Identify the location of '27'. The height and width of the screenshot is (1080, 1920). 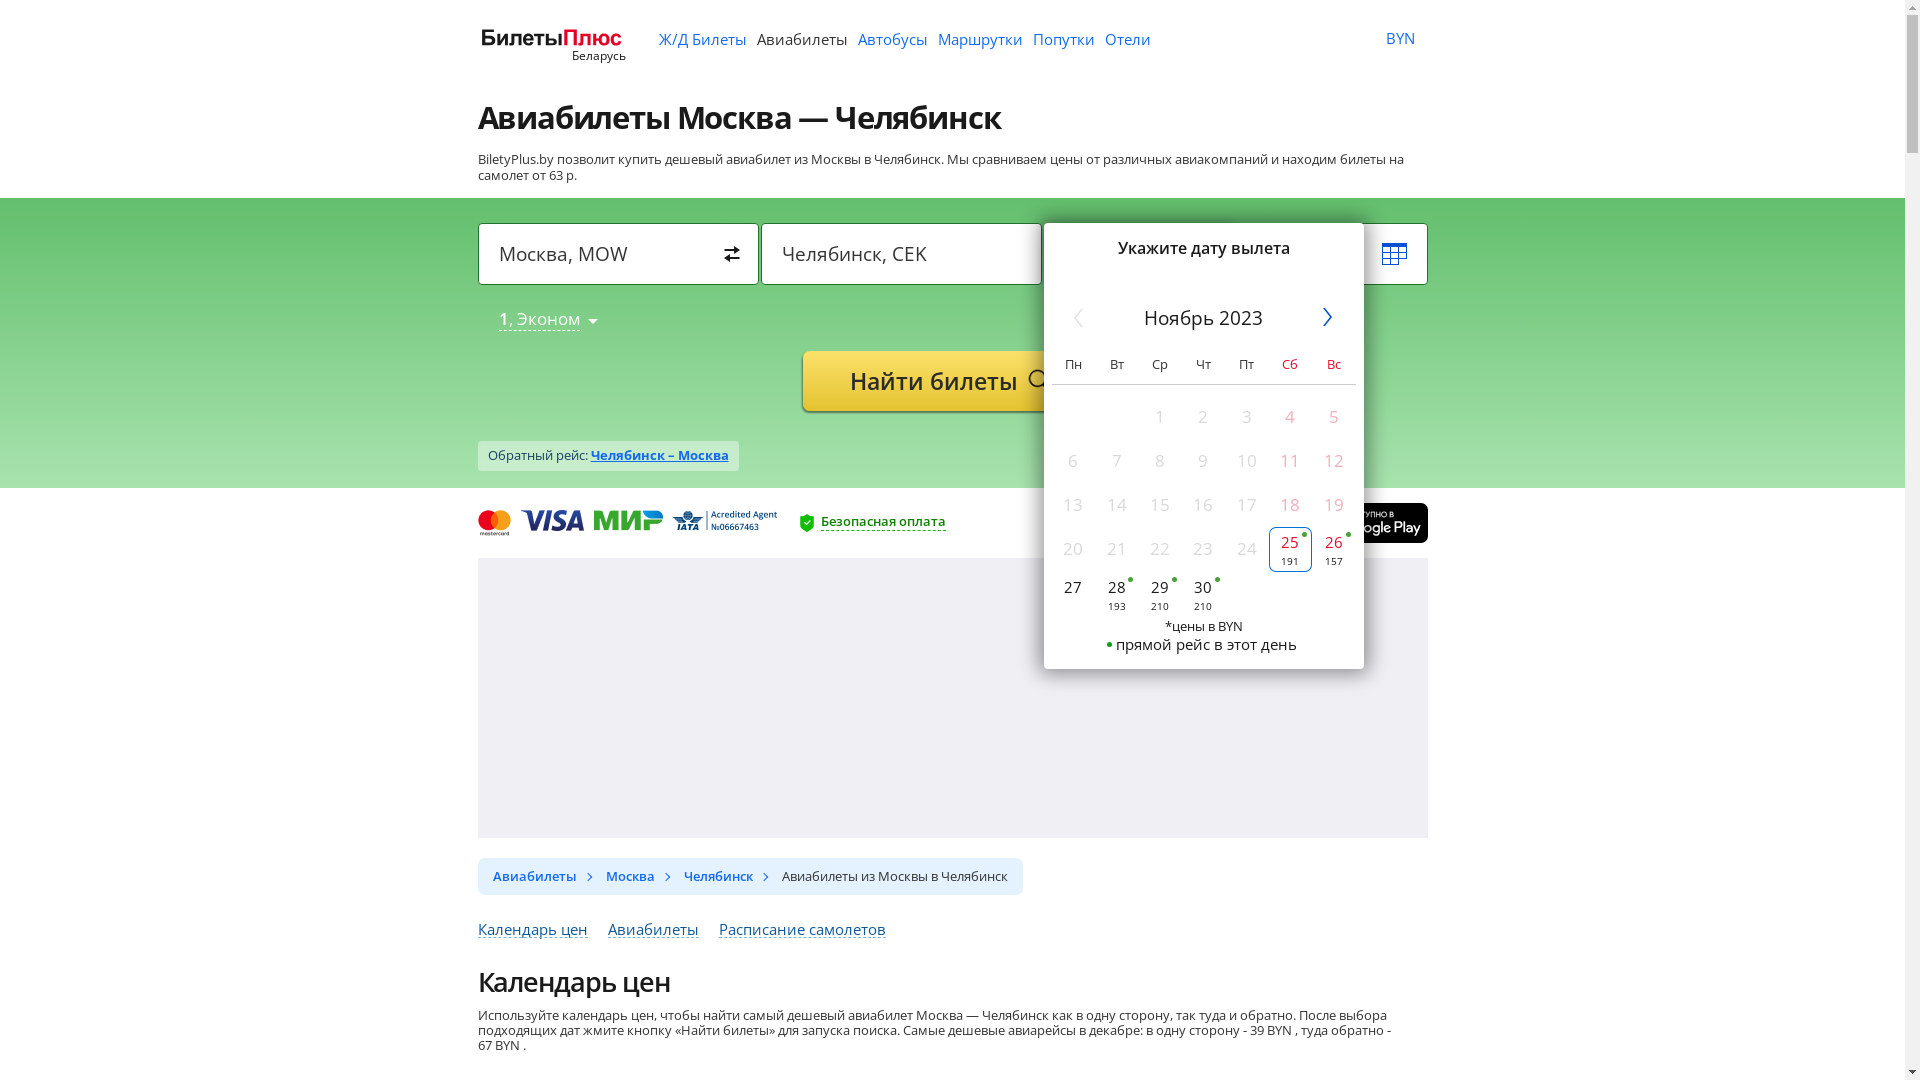
(1072, 593).